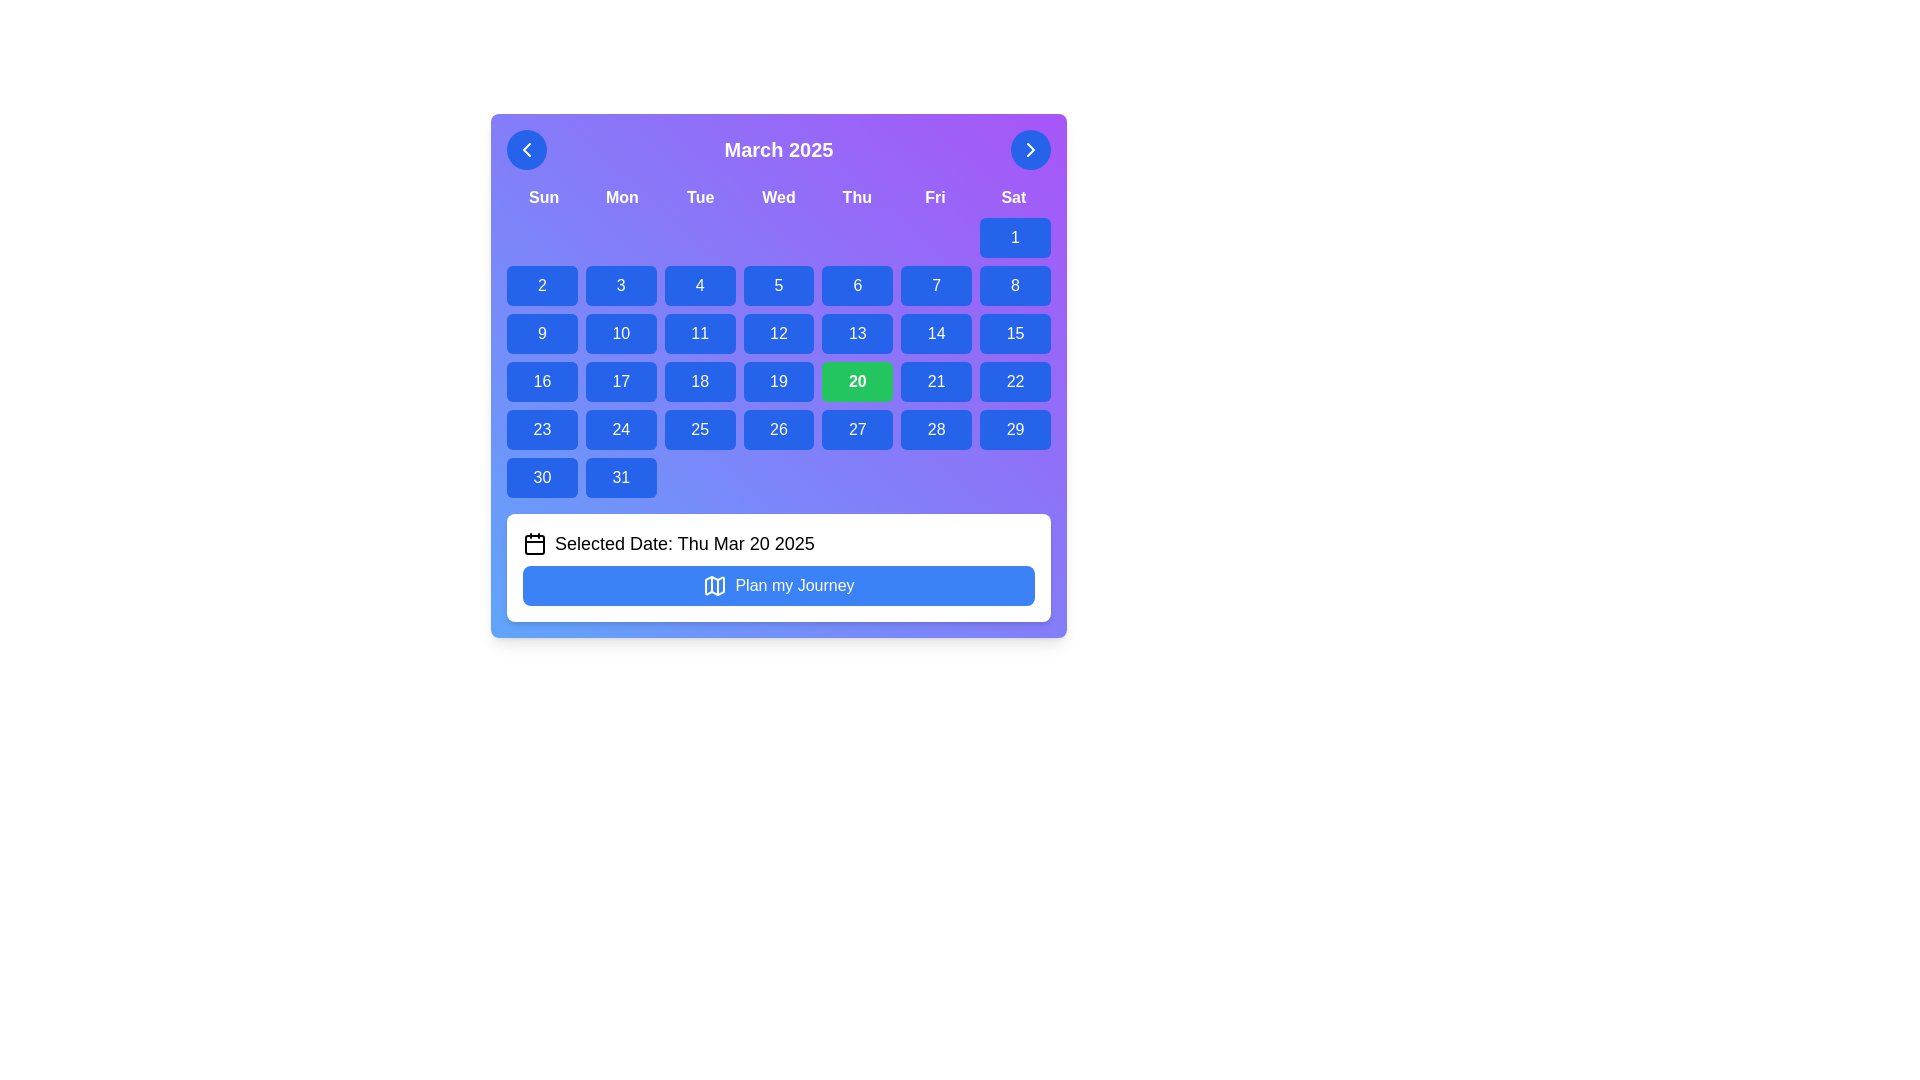 Image resolution: width=1920 pixels, height=1080 pixels. Describe the element at coordinates (777, 285) in the screenshot. I see `the clickable date selector button for the date '5' located in the second row of the calendar grid below the 'Wed' header` at that location.